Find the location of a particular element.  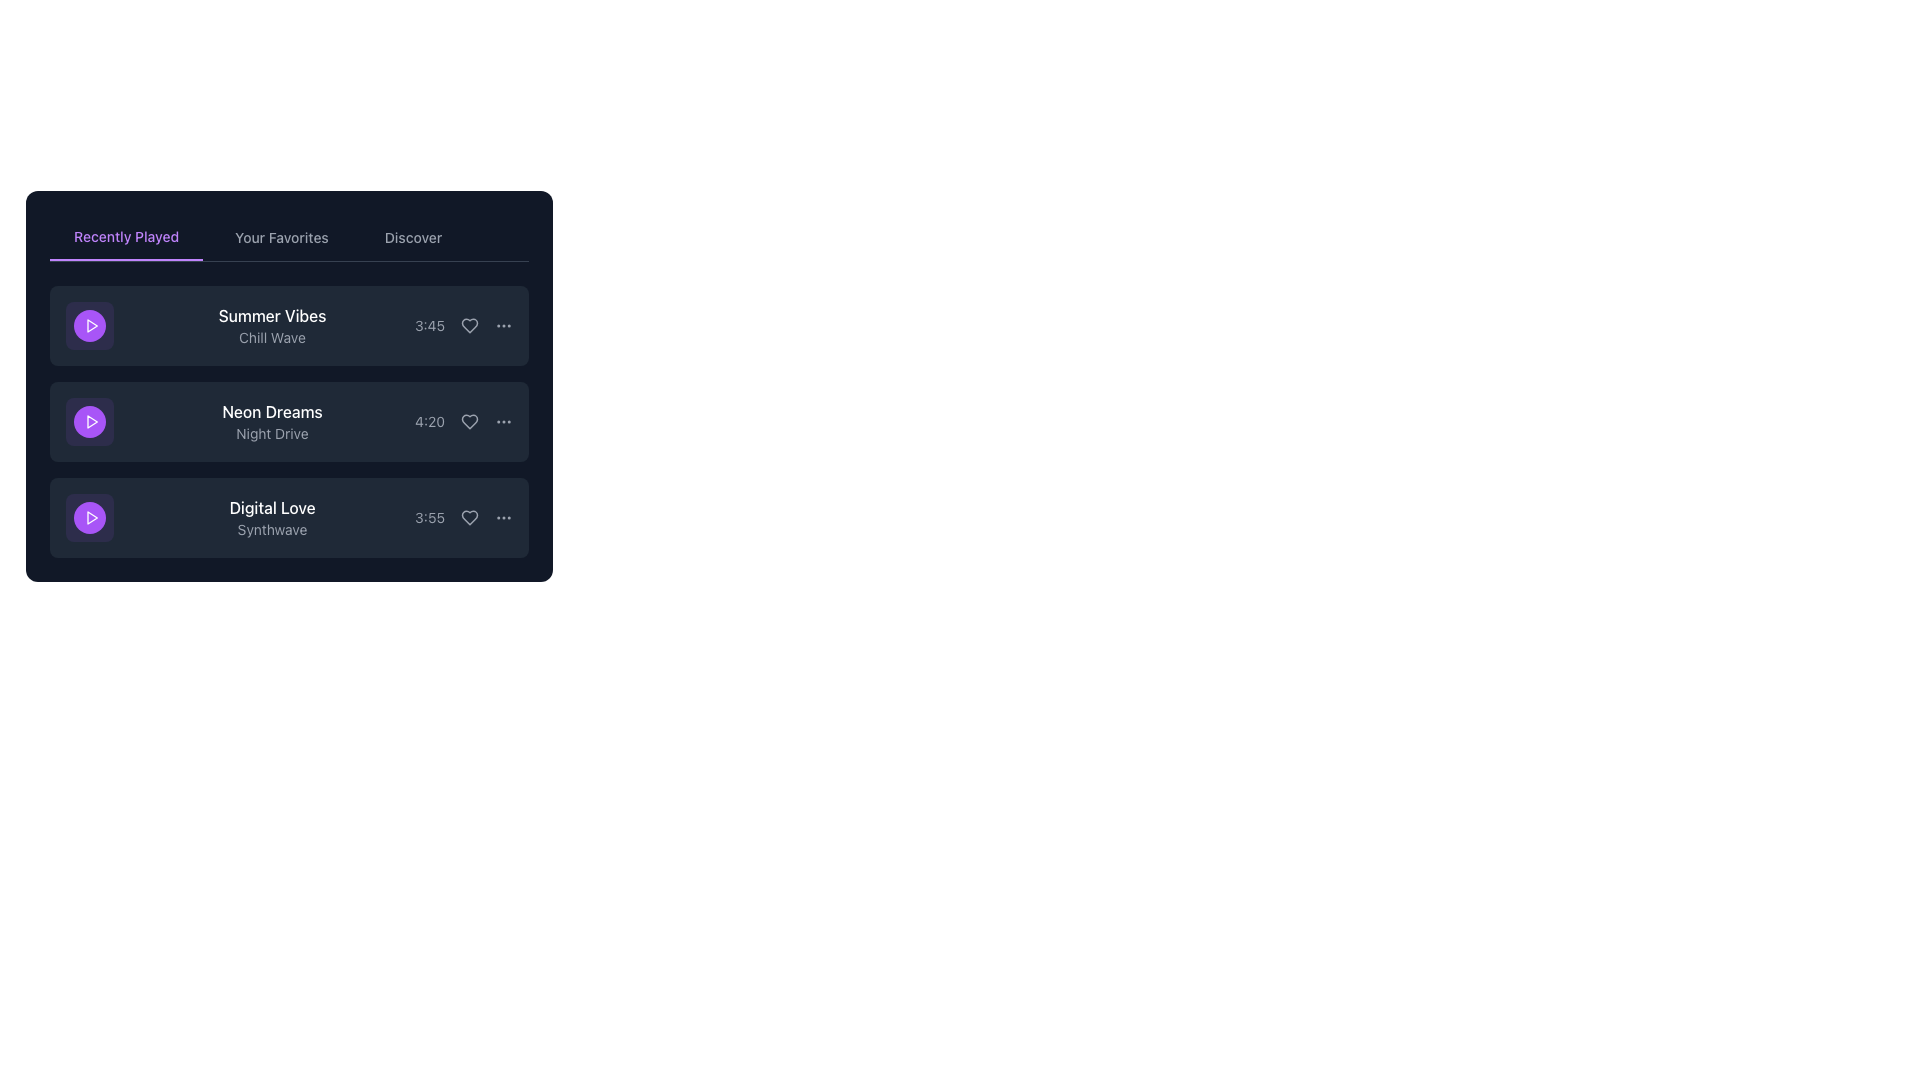

the button represented by three horizontally aligned dots (ellipsis) to change its color from gray to purple. This button is located on the far right of the 'Digital Love' playlist row, next to the timestamp '3:55' is located at coordinates (504, 516).